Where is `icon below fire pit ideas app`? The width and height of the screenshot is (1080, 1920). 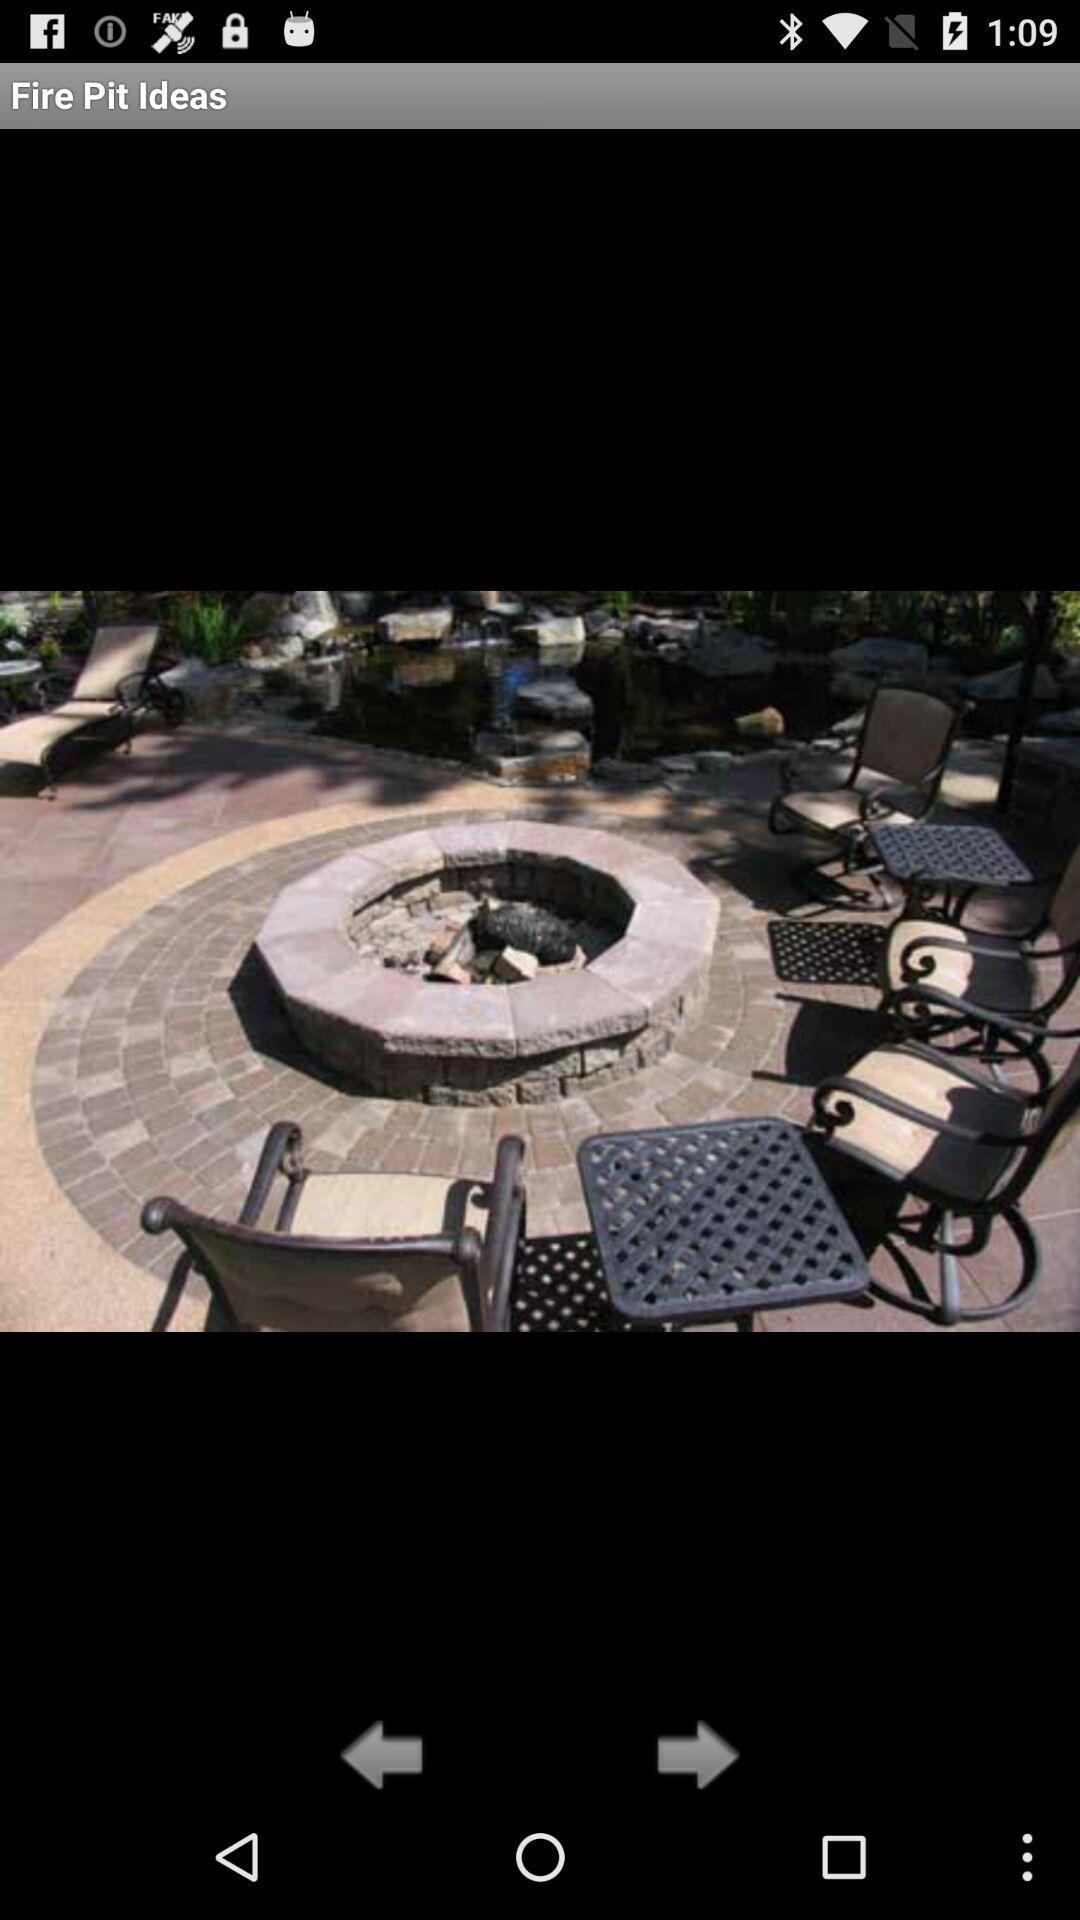
icon below fire pit ideas app is located at coordinates (691, 1756).